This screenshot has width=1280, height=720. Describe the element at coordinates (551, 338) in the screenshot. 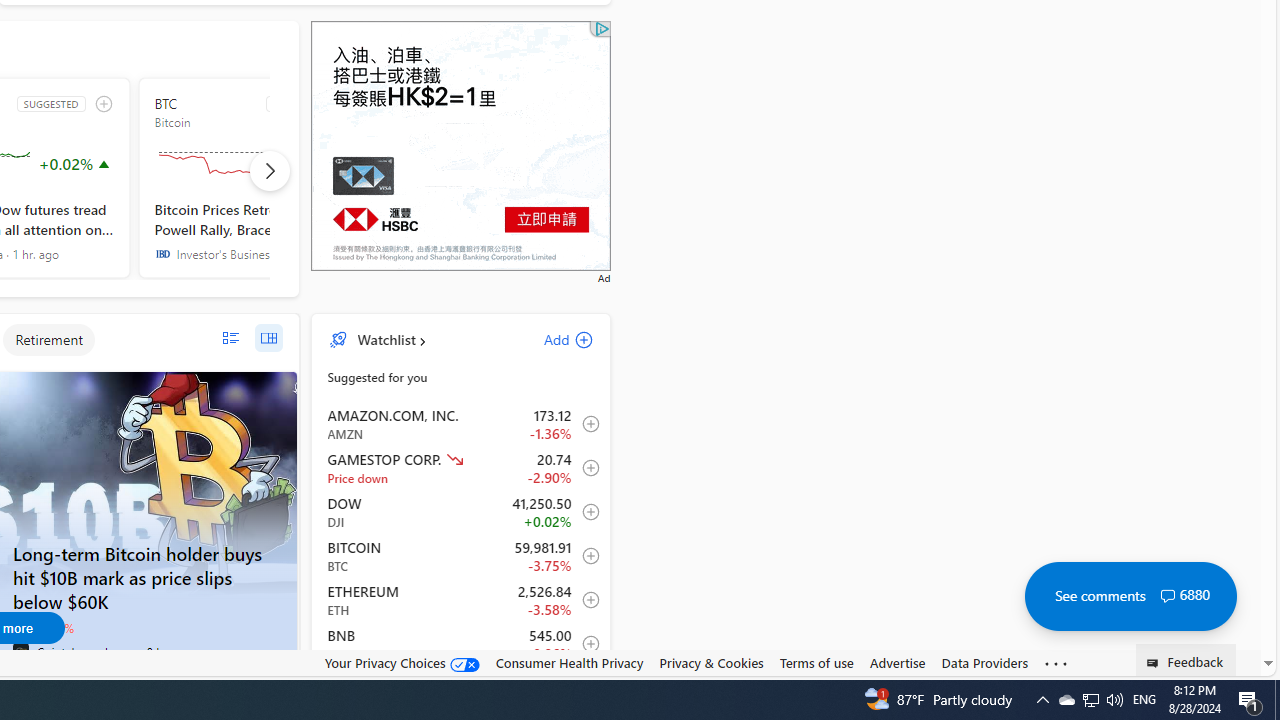

I see `'Add'` at that location.